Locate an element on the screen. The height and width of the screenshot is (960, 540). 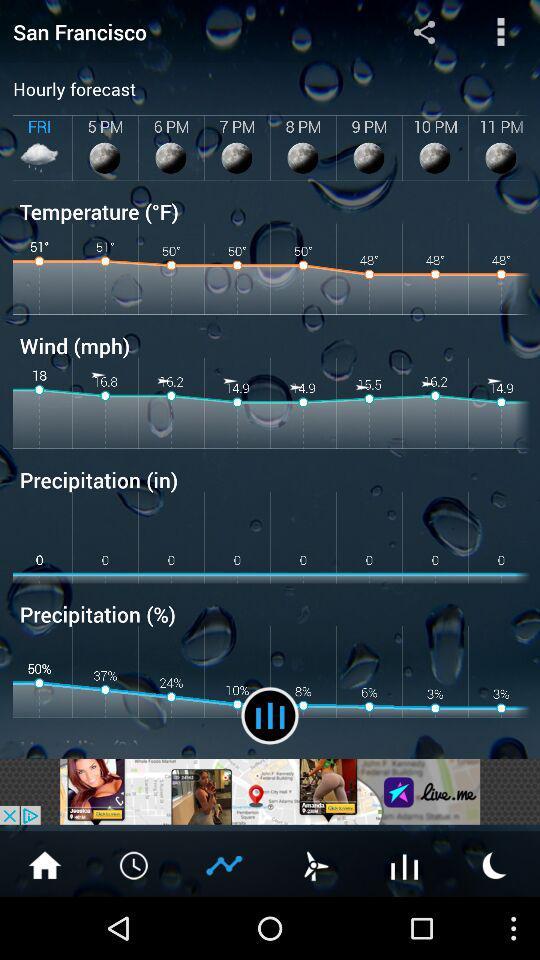
sound is located at coordinates (405, 863).